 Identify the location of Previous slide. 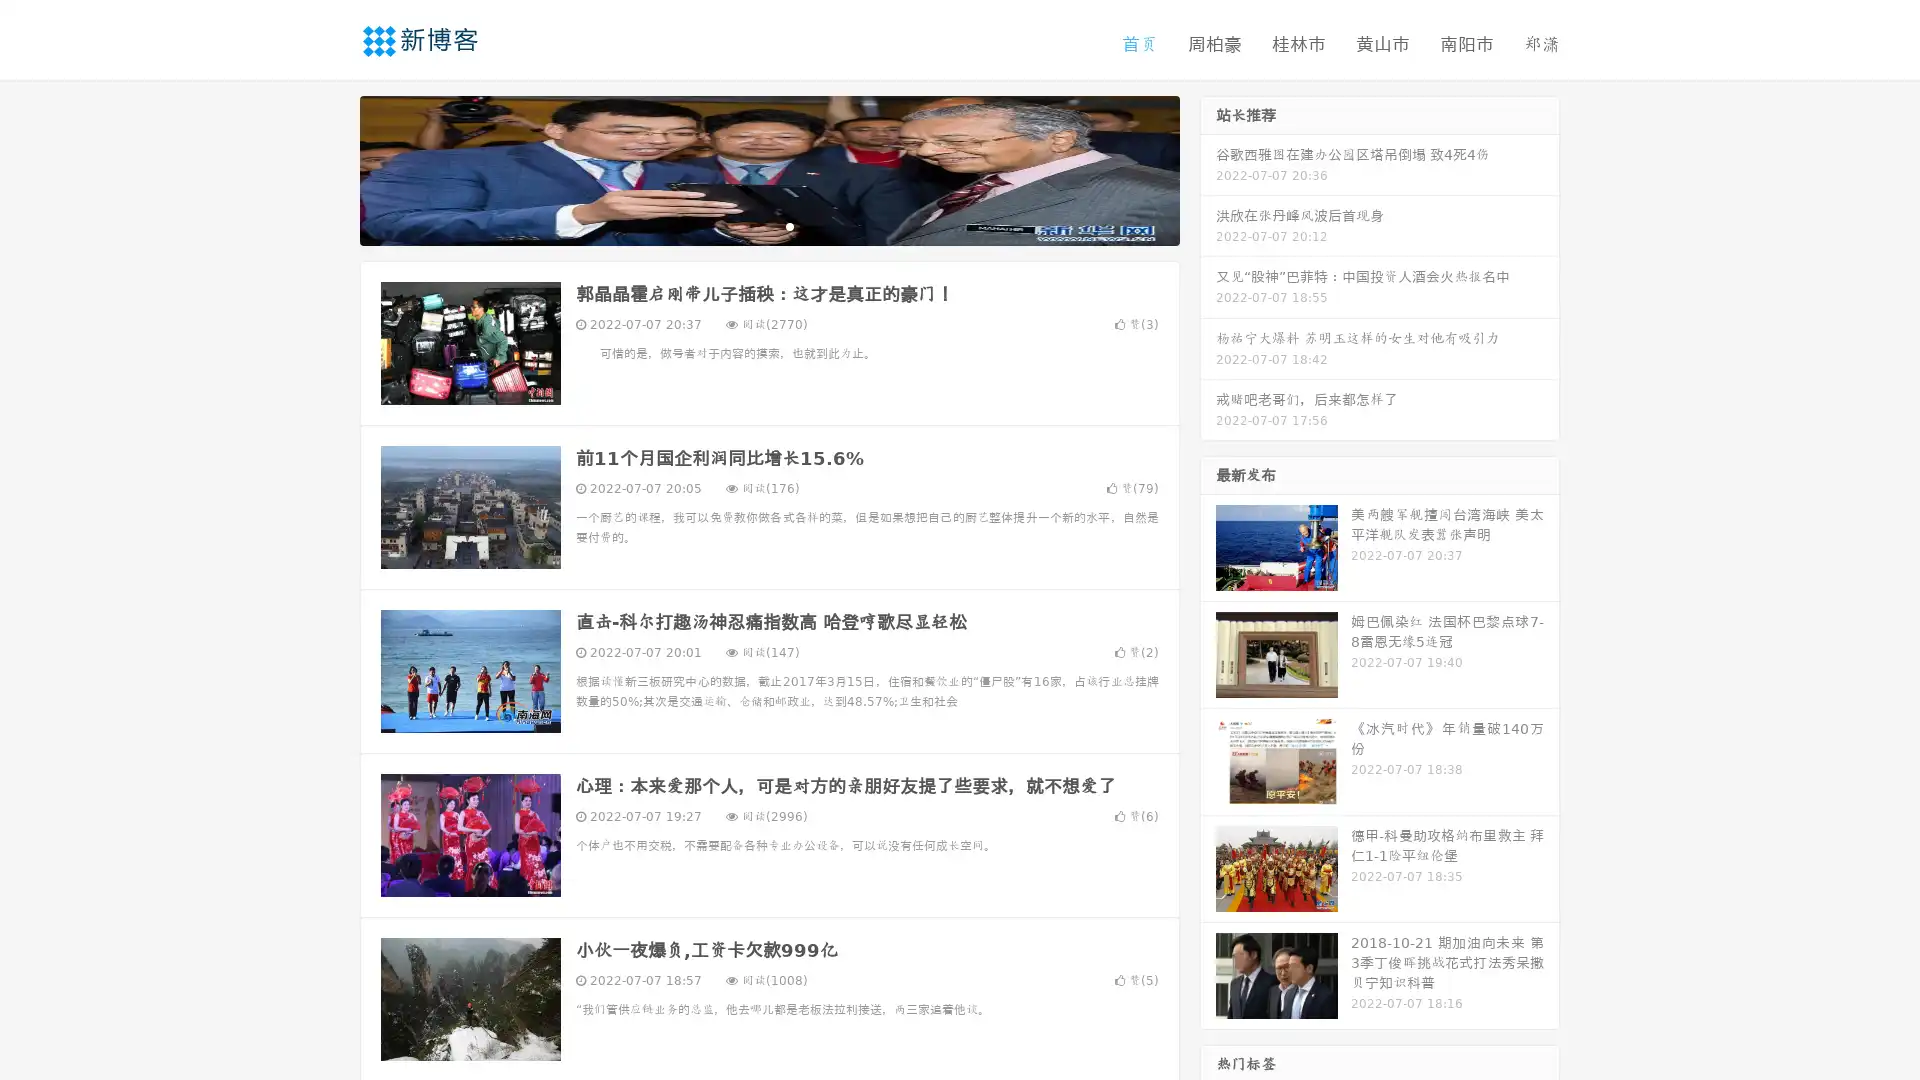
(330, 168).